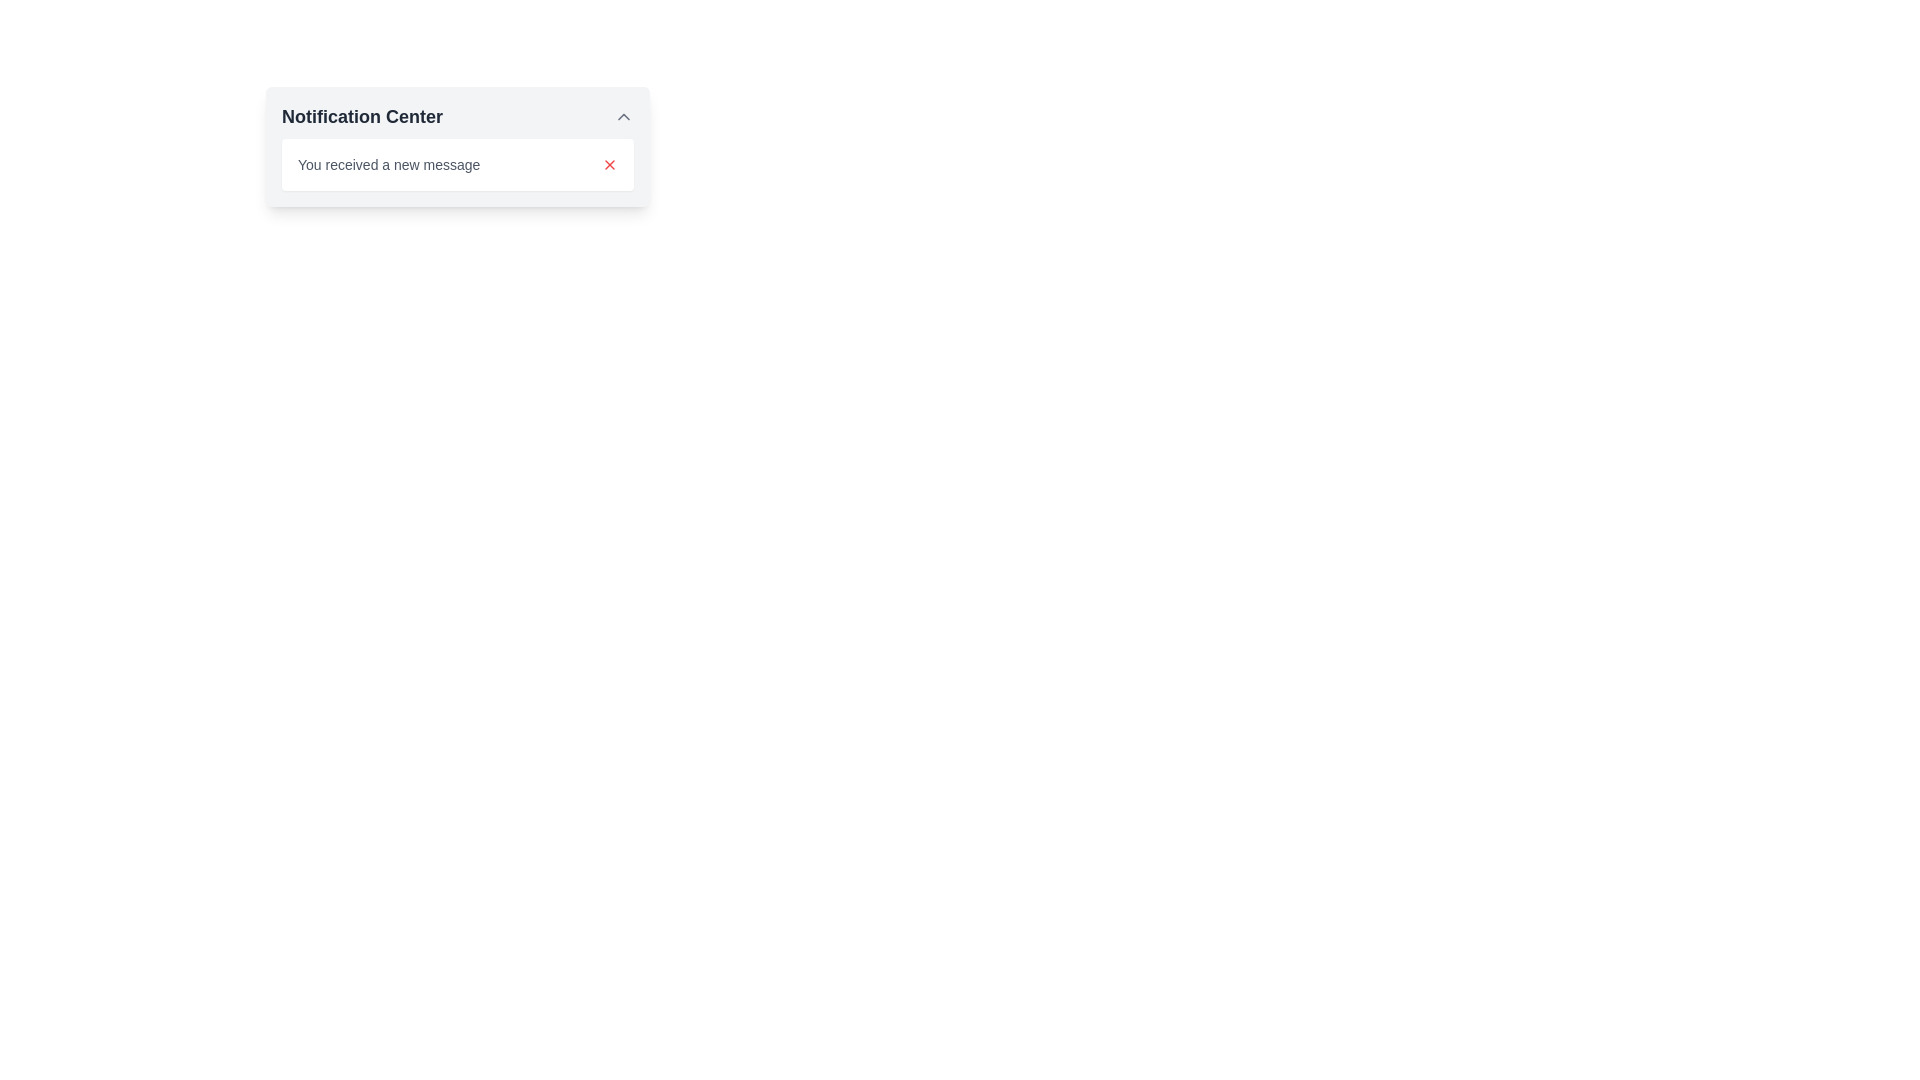 The width and height of the screenshot is (1920, 1080). I want to click on message displayed in the Text Label that shows a notification about receiving a new message, so click(389, 164).